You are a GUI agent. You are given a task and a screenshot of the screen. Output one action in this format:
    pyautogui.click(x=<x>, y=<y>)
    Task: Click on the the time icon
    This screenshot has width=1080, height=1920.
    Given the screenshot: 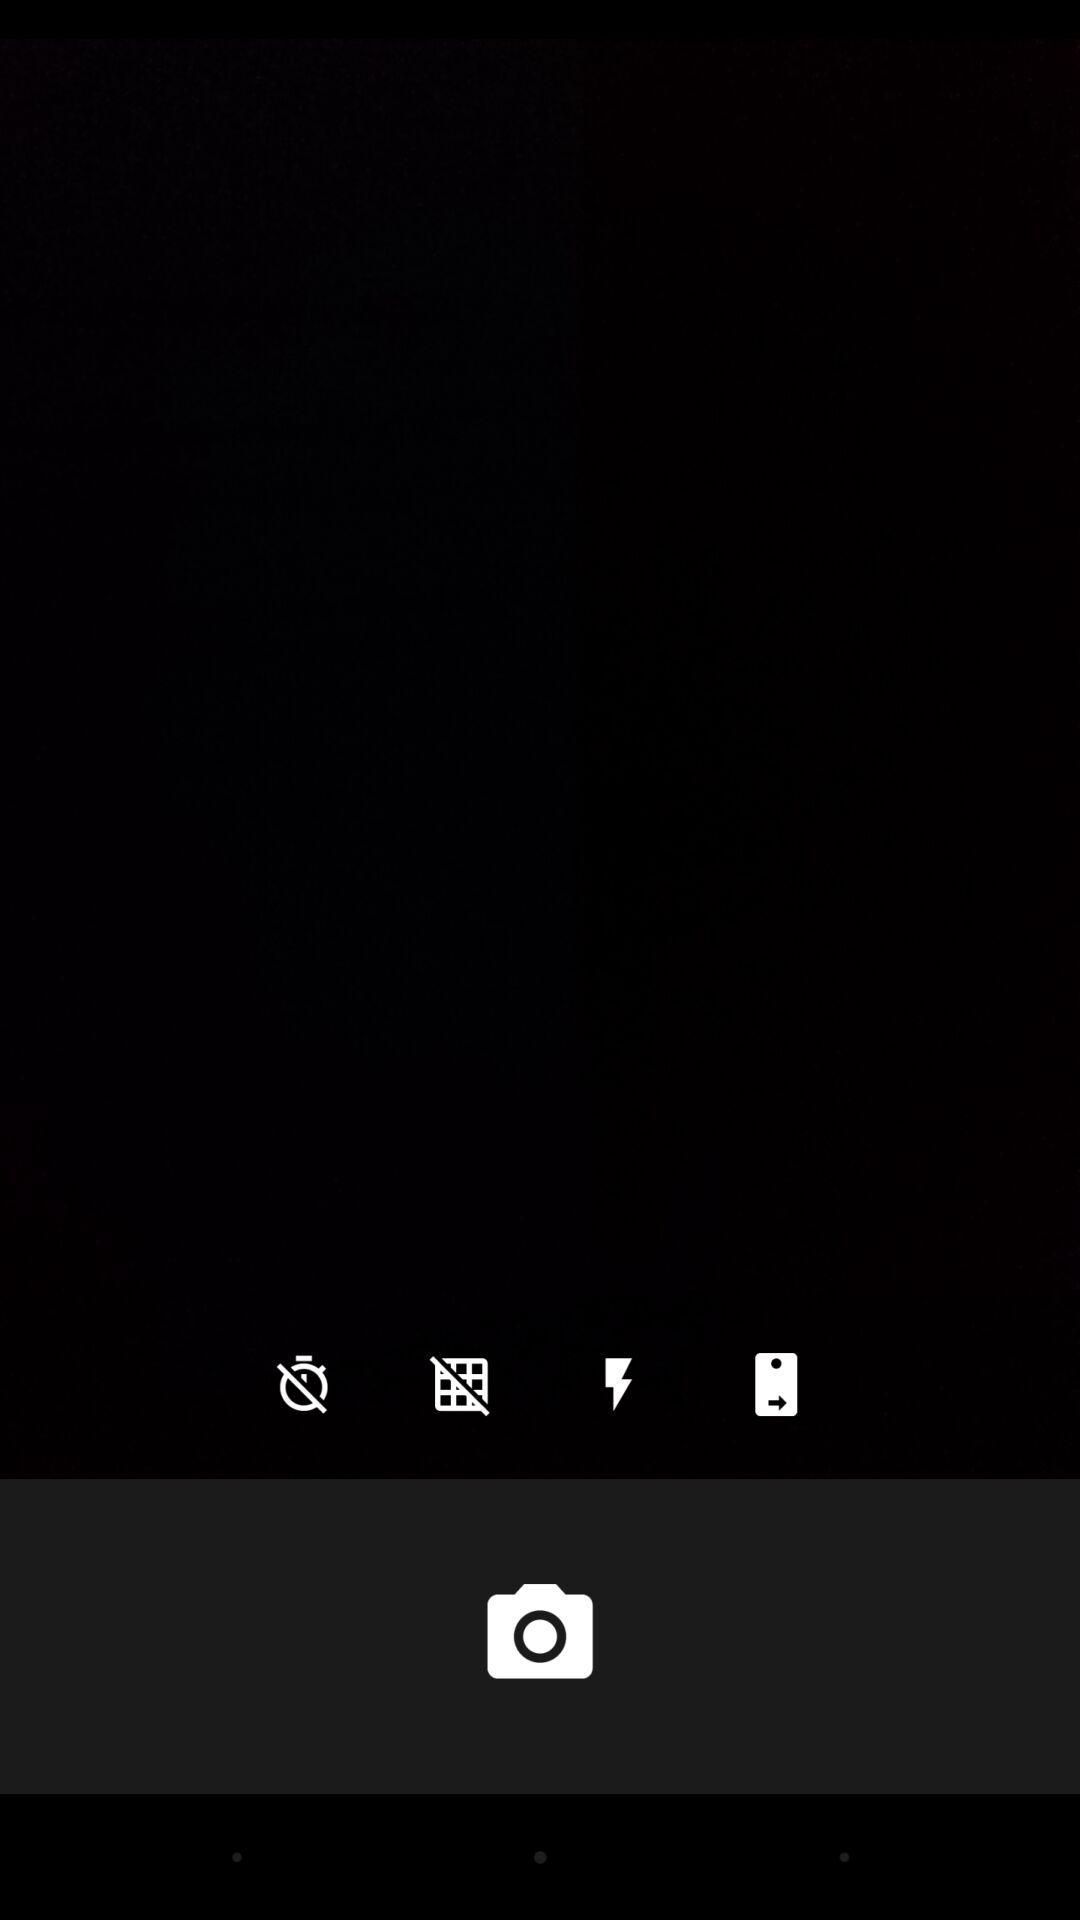 What is the action you would take?
    pyautogui.click(x=303, y=1383)
    